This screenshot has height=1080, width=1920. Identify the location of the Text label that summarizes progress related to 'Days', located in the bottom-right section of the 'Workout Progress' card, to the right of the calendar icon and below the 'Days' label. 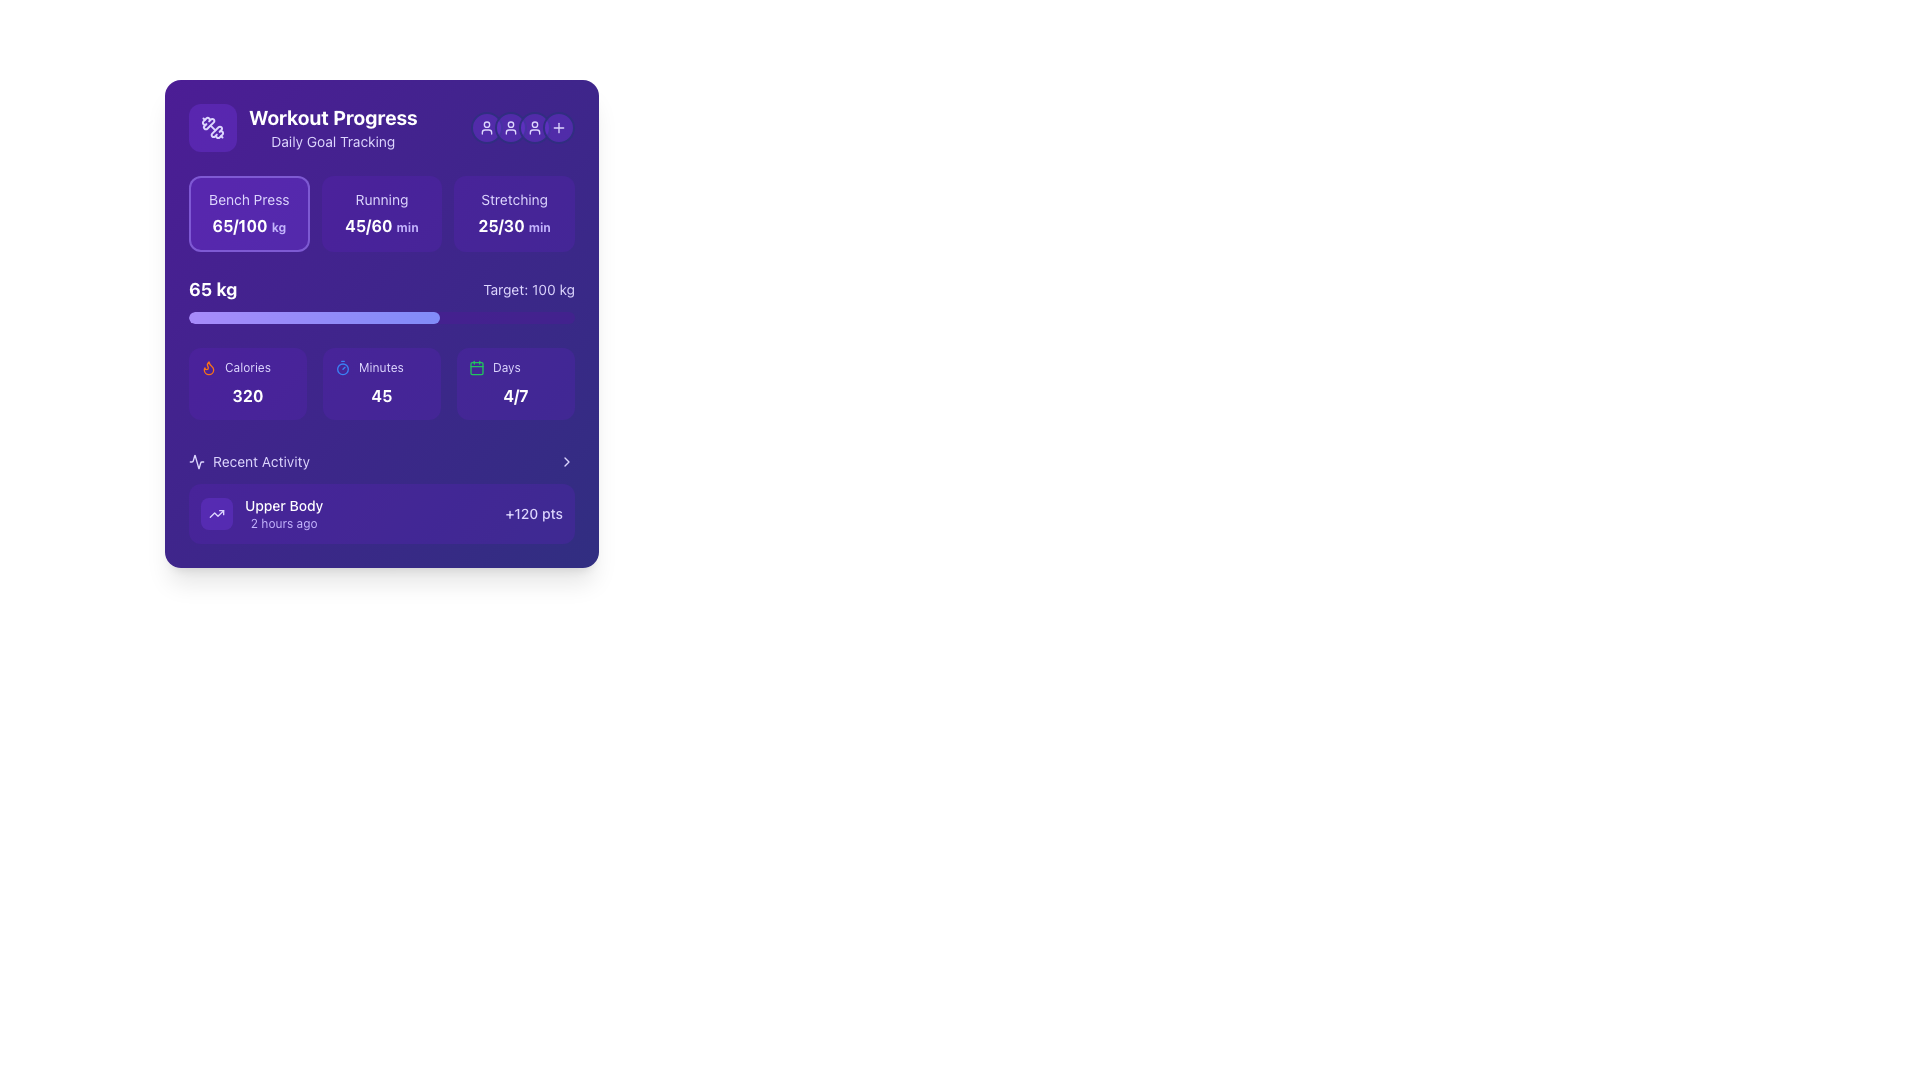
(515, 396).